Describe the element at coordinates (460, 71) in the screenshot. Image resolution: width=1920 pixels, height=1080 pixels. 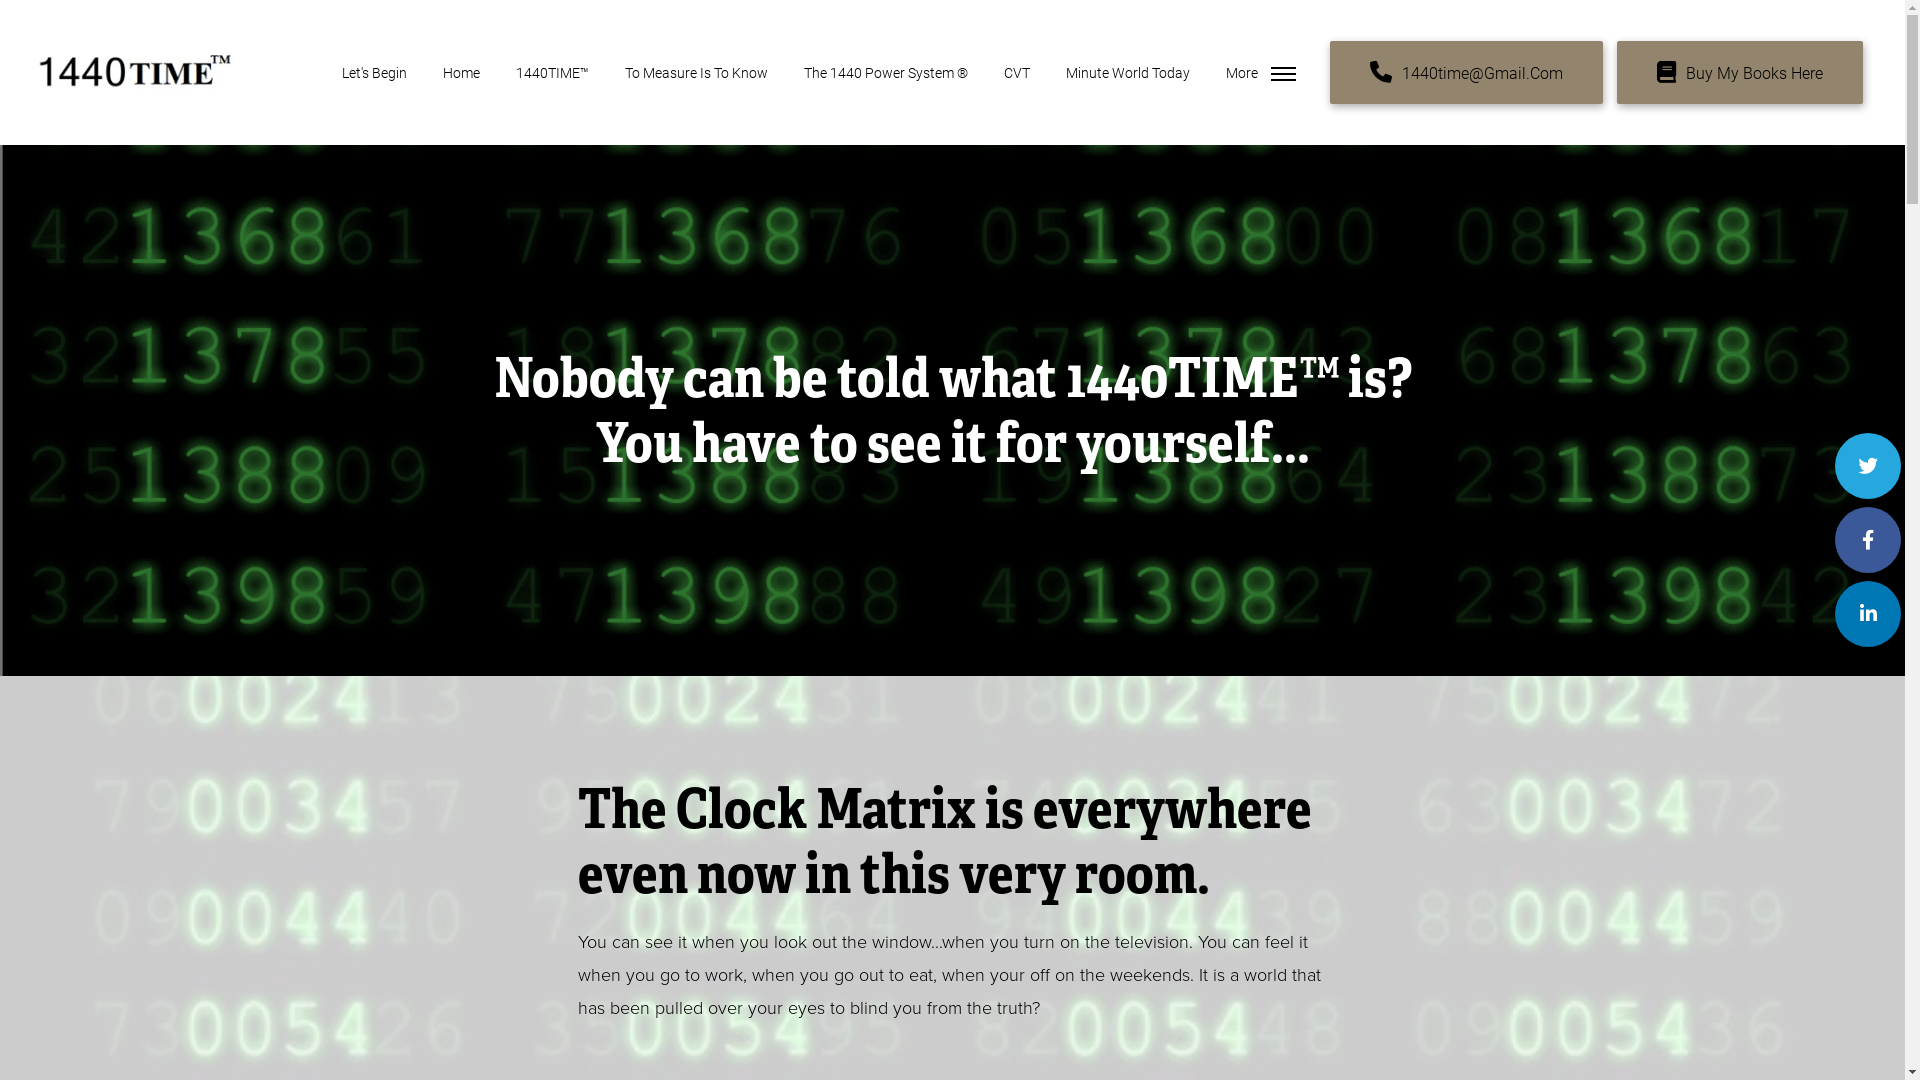
I see `'Home'` at that location.